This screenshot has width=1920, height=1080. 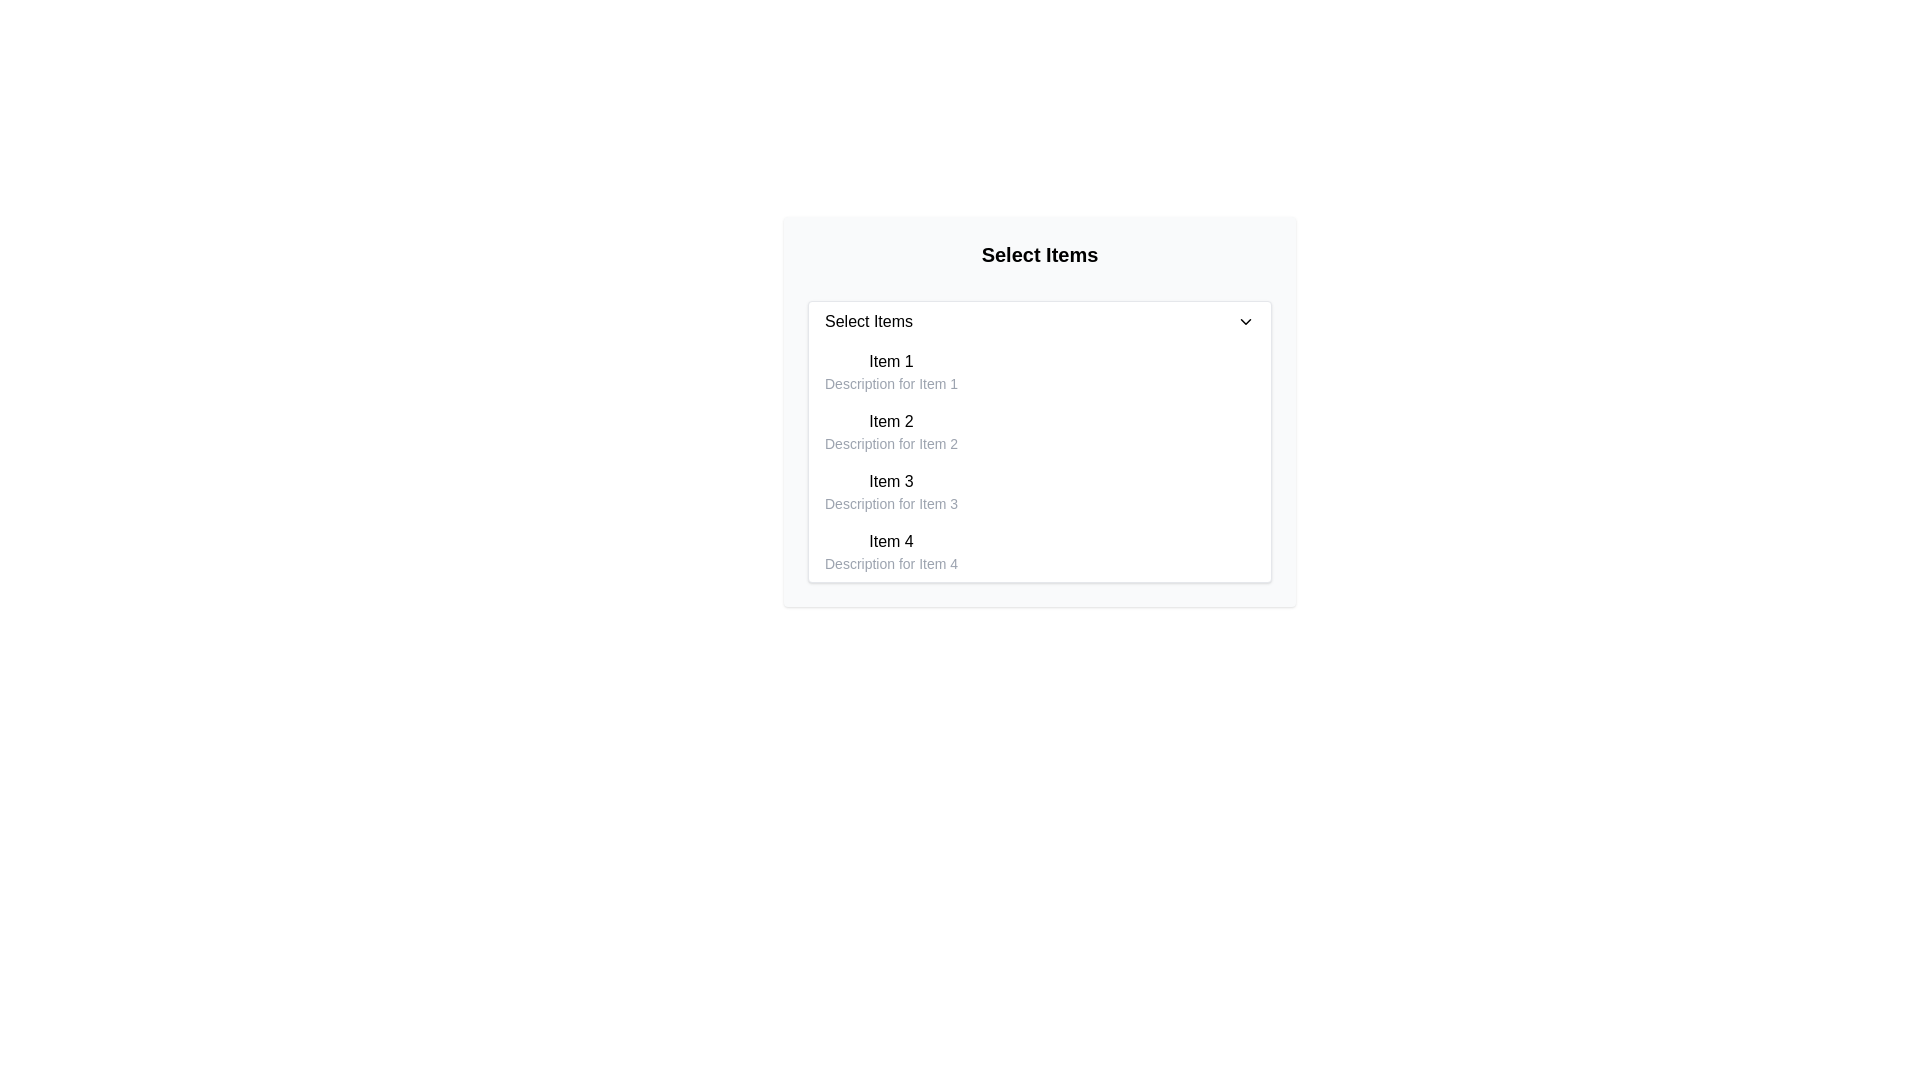 I want to click on the selectable option 'Item 4' in the list, so click(x=1040, y=551).